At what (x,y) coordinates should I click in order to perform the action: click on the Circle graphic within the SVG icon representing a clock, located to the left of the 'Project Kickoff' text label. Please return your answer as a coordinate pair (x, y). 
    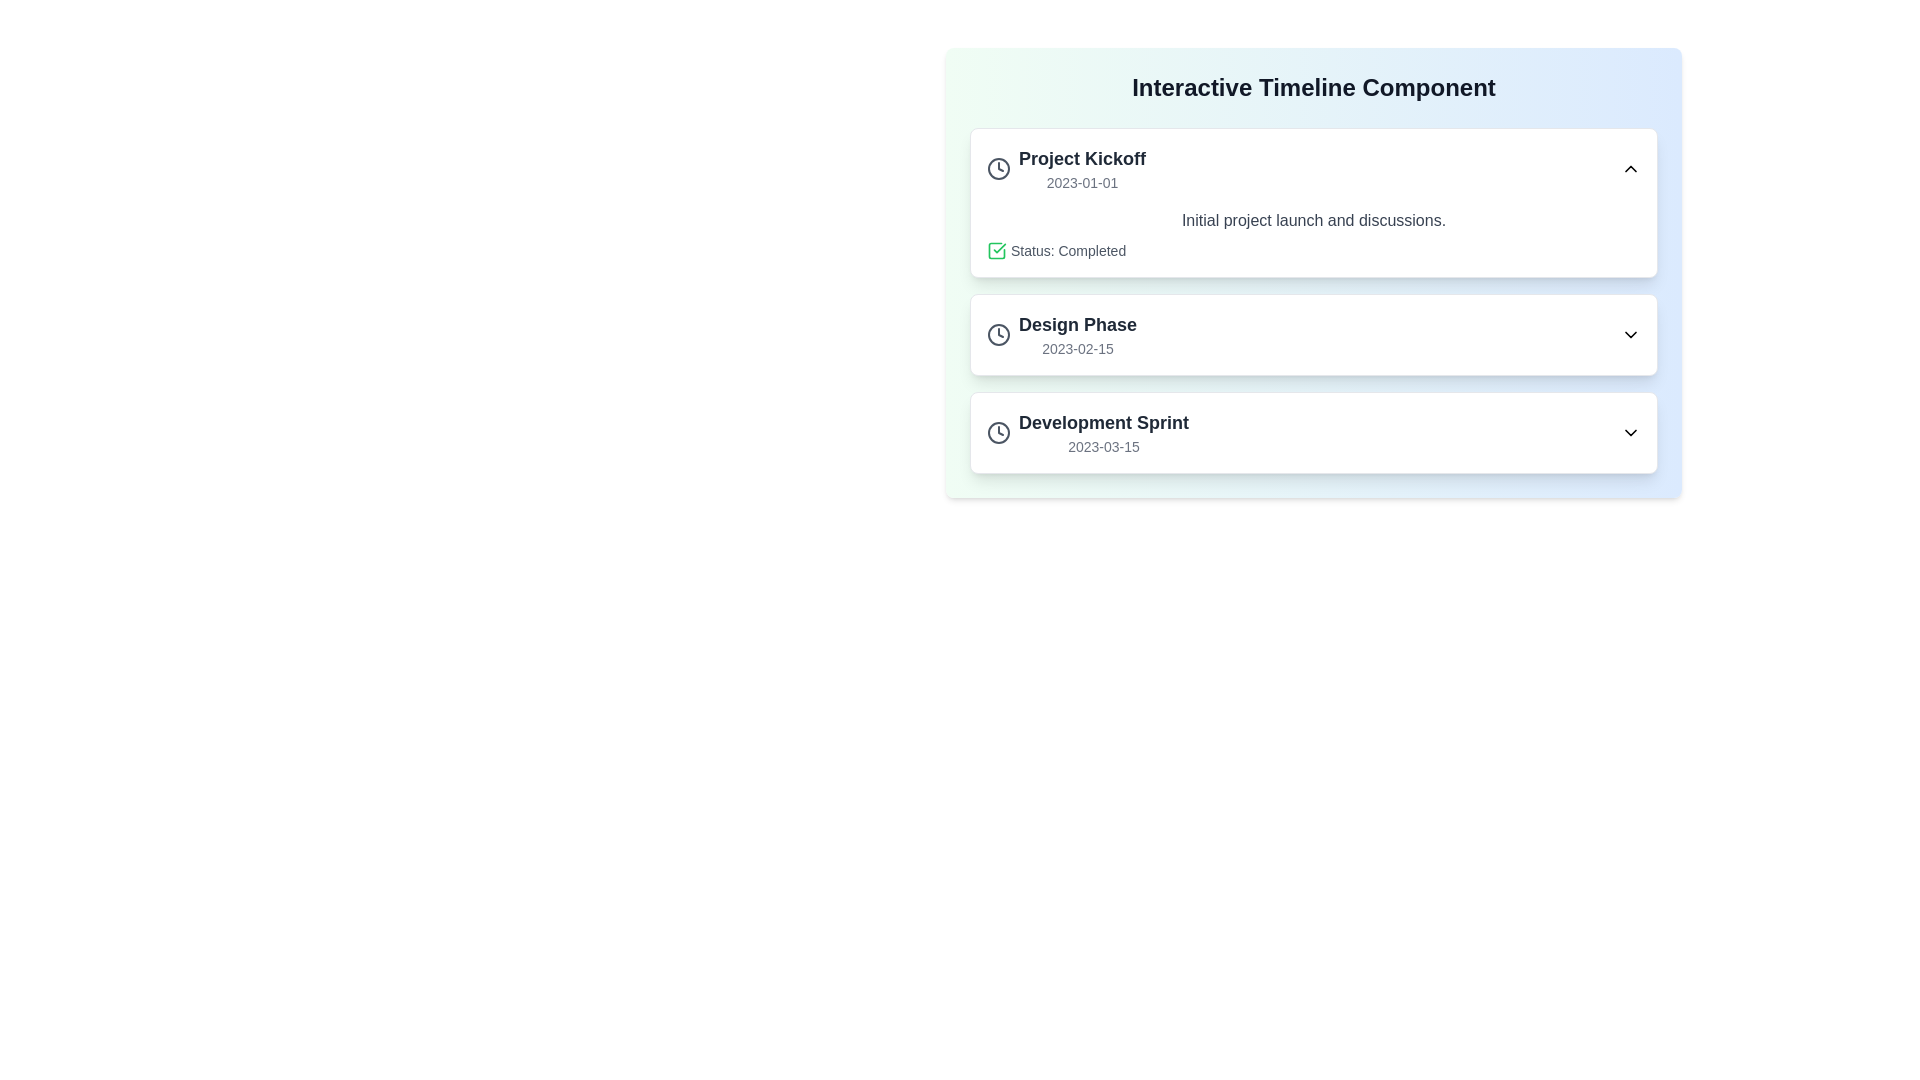
    Looking at the image, I should click on (998, 431).